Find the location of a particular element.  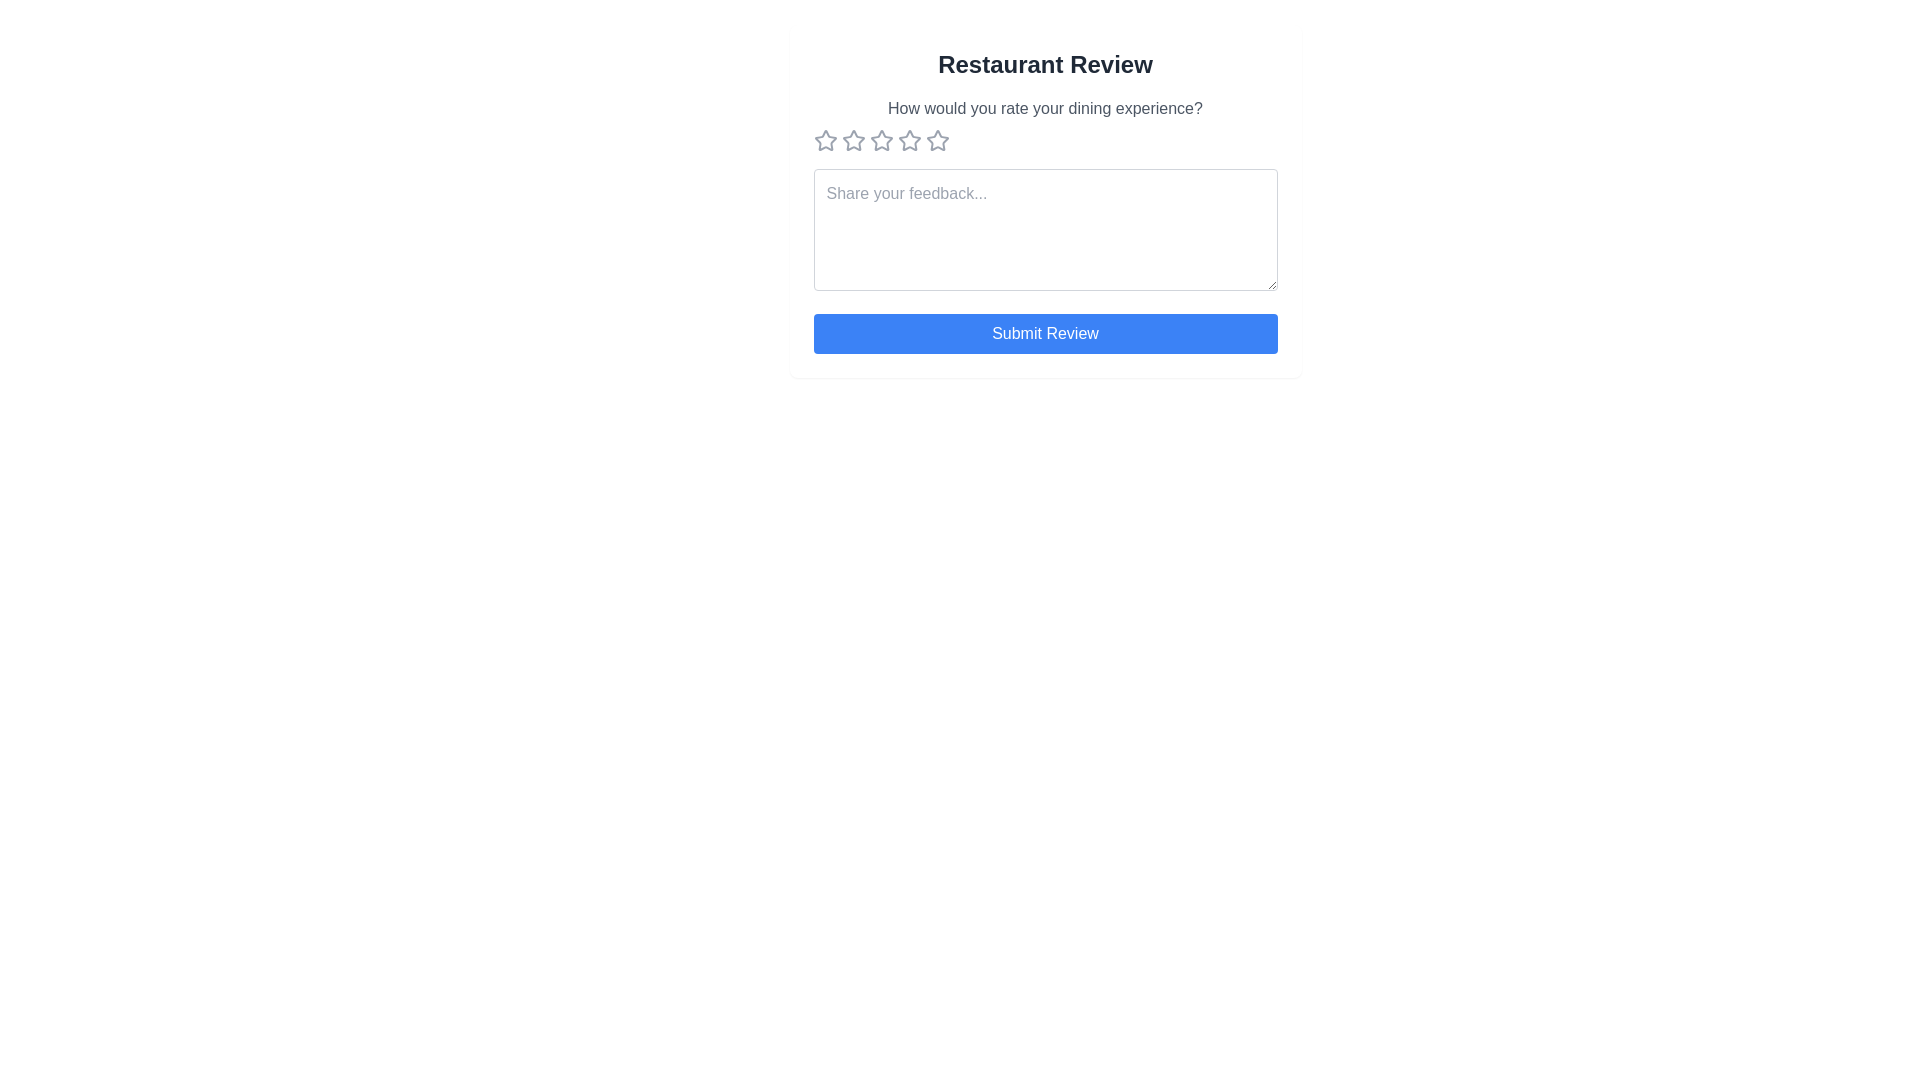

the star button corresponding to 1 stars is located at coordinates (825, 140).